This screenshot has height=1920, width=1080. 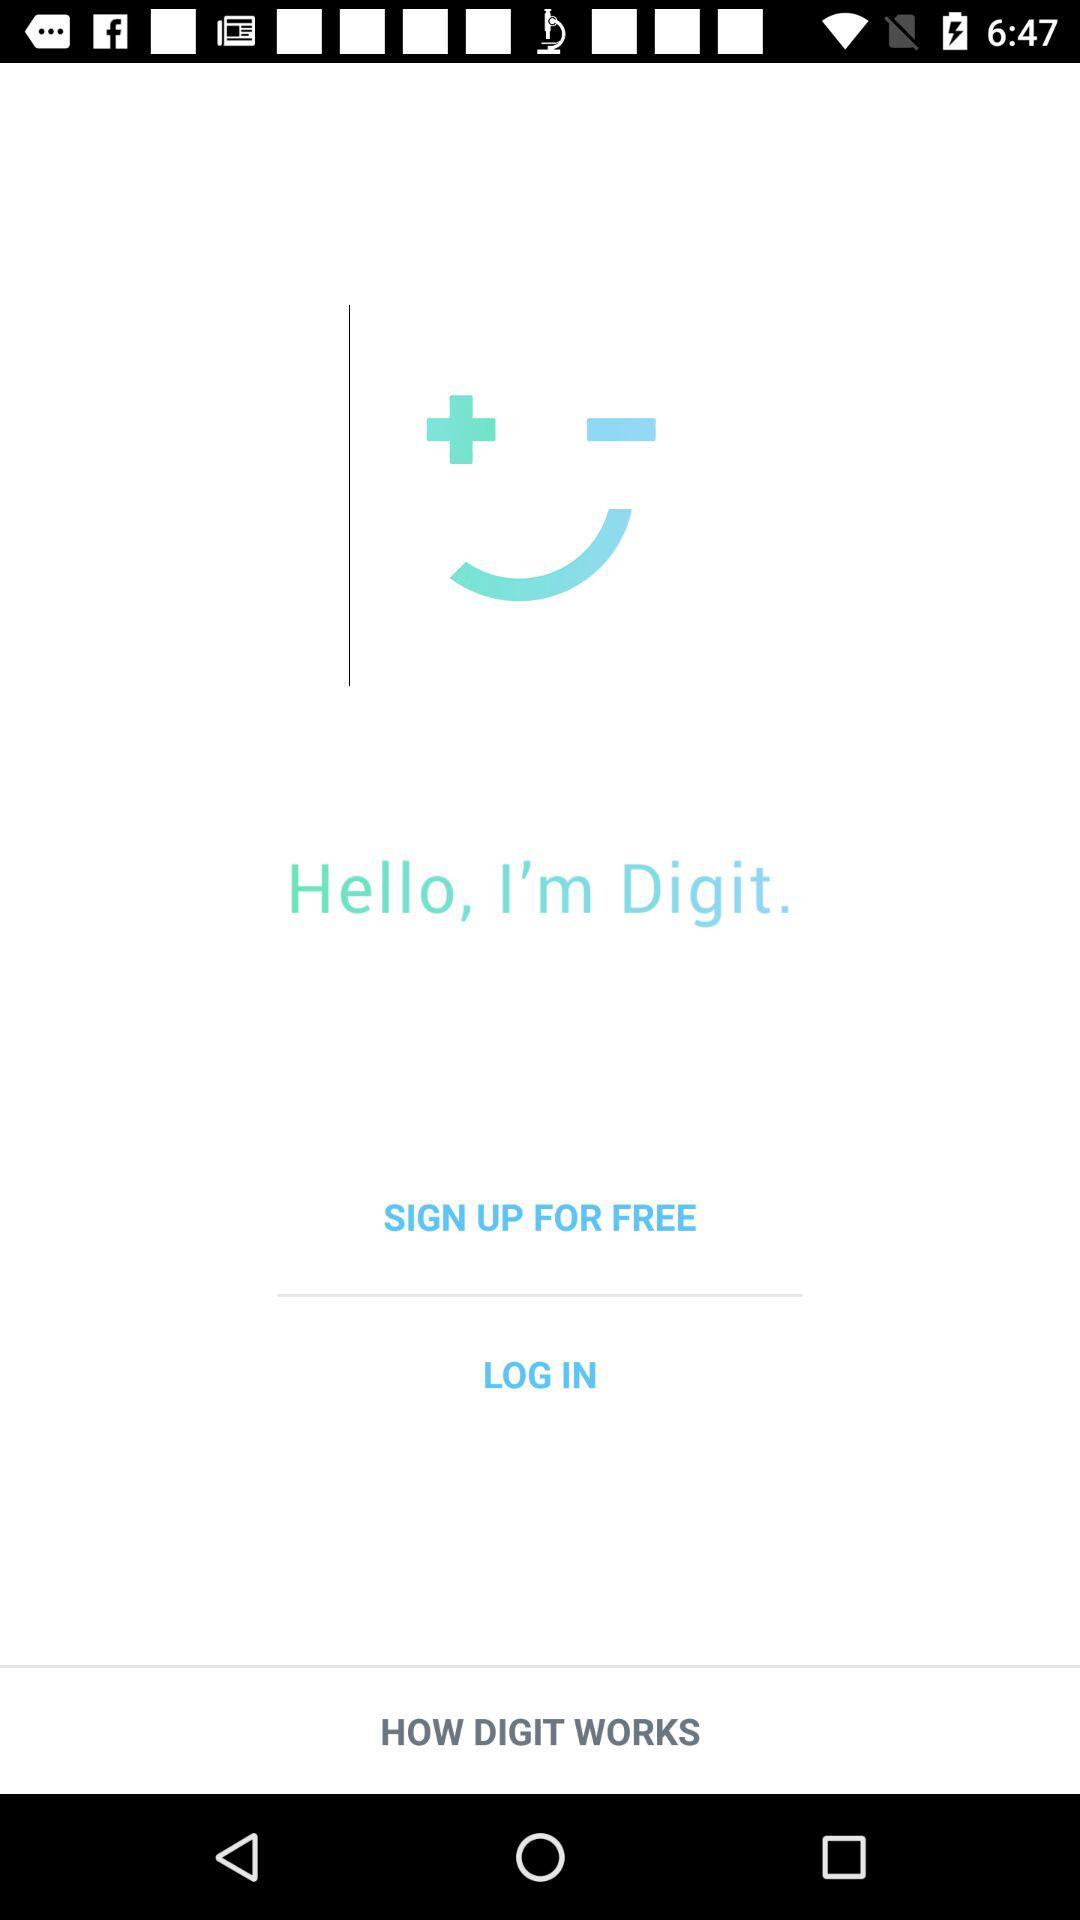 I want to click on how digit works item, so click(x=540, y=1730).